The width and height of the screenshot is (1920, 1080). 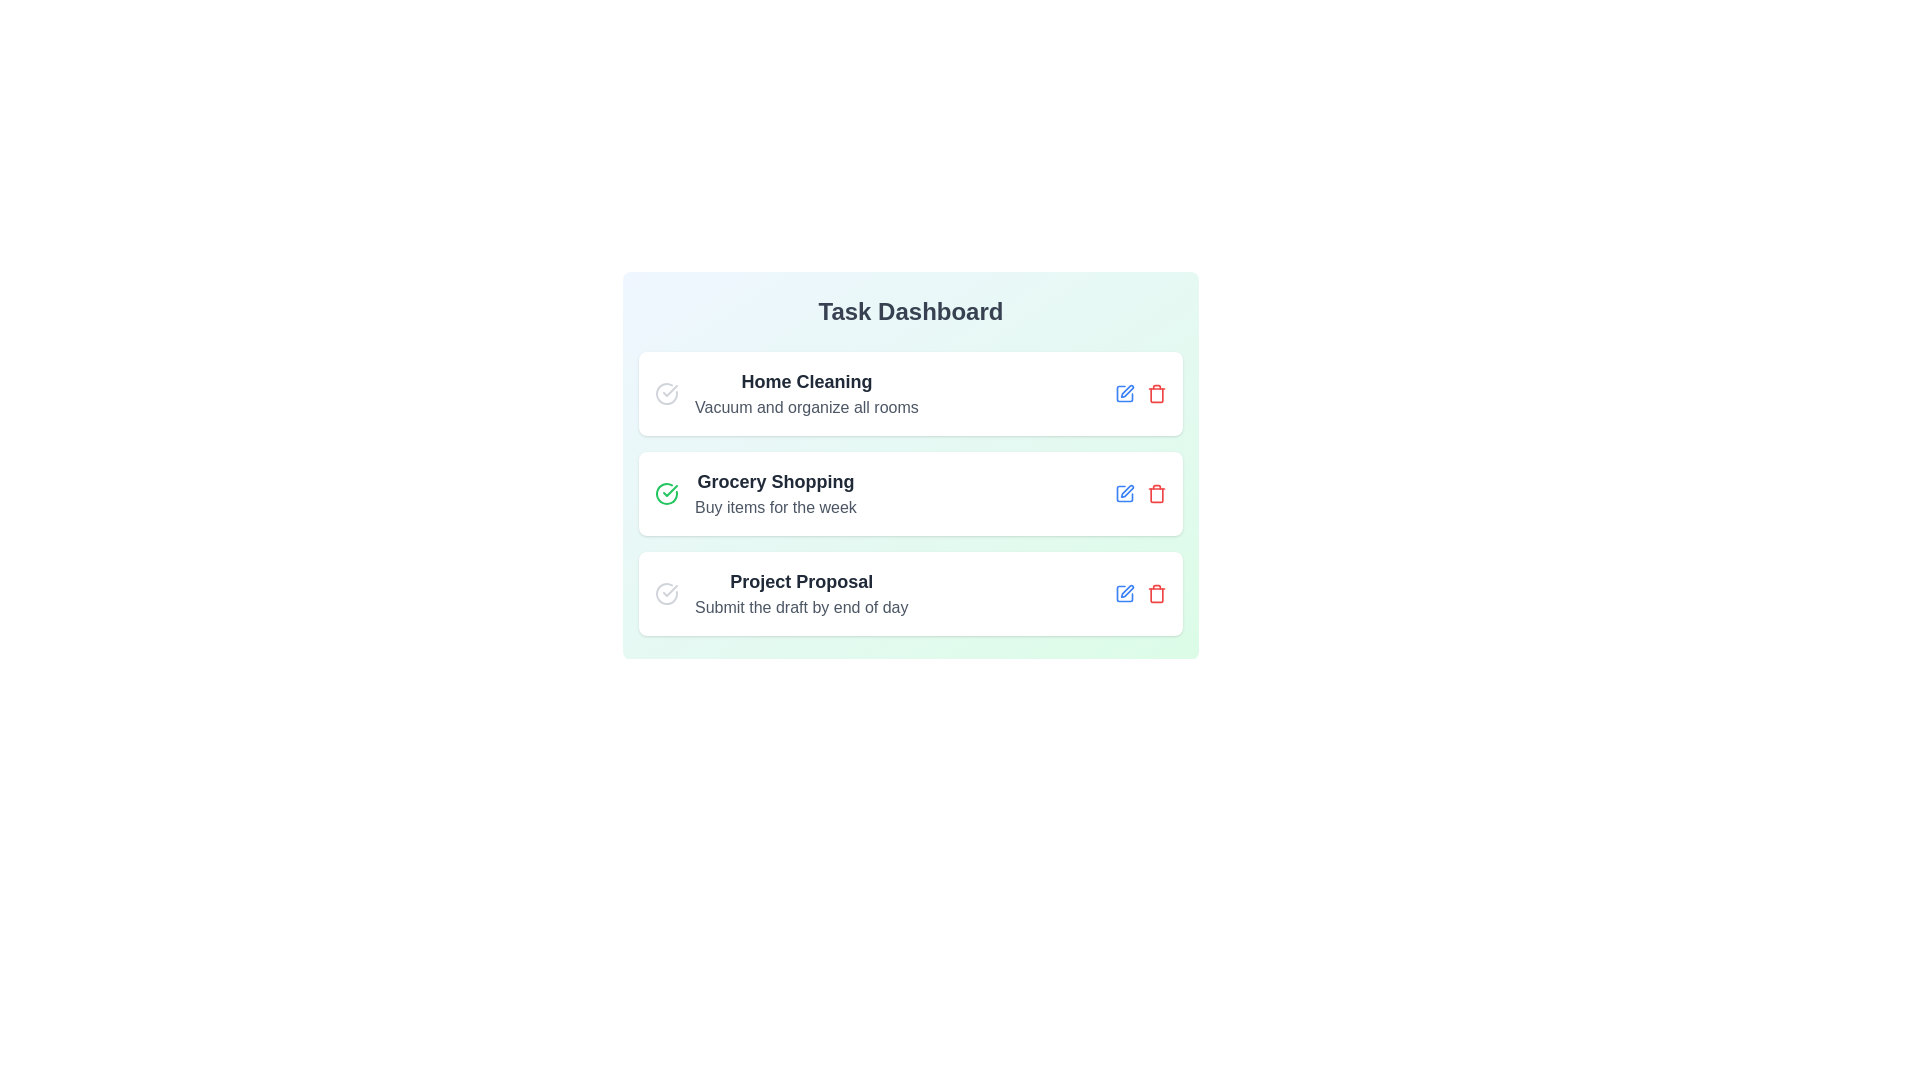 What do you see at coordinates (1156, 393) in the screenshot?
I see `trash icon for the task titled Home Cleaning` at bounding box center [1156, 393].